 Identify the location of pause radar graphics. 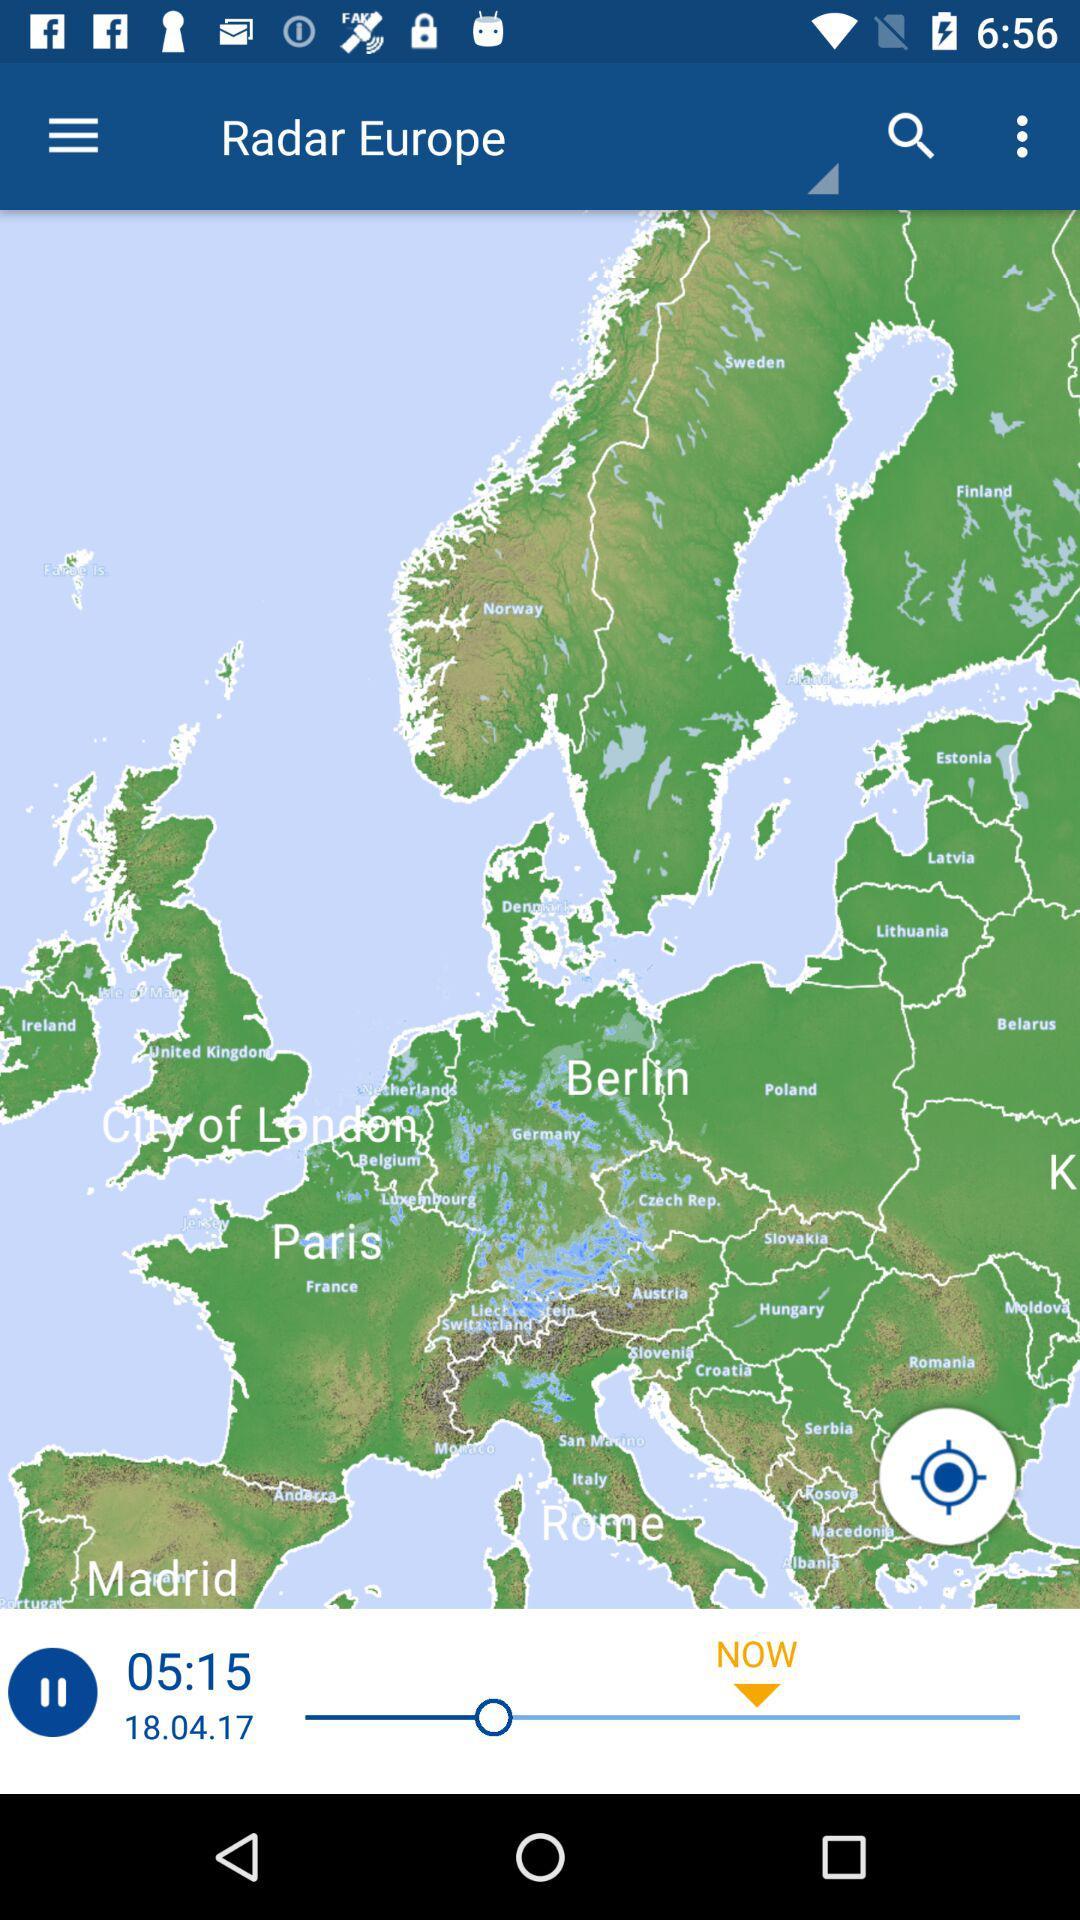
(51, 1691).